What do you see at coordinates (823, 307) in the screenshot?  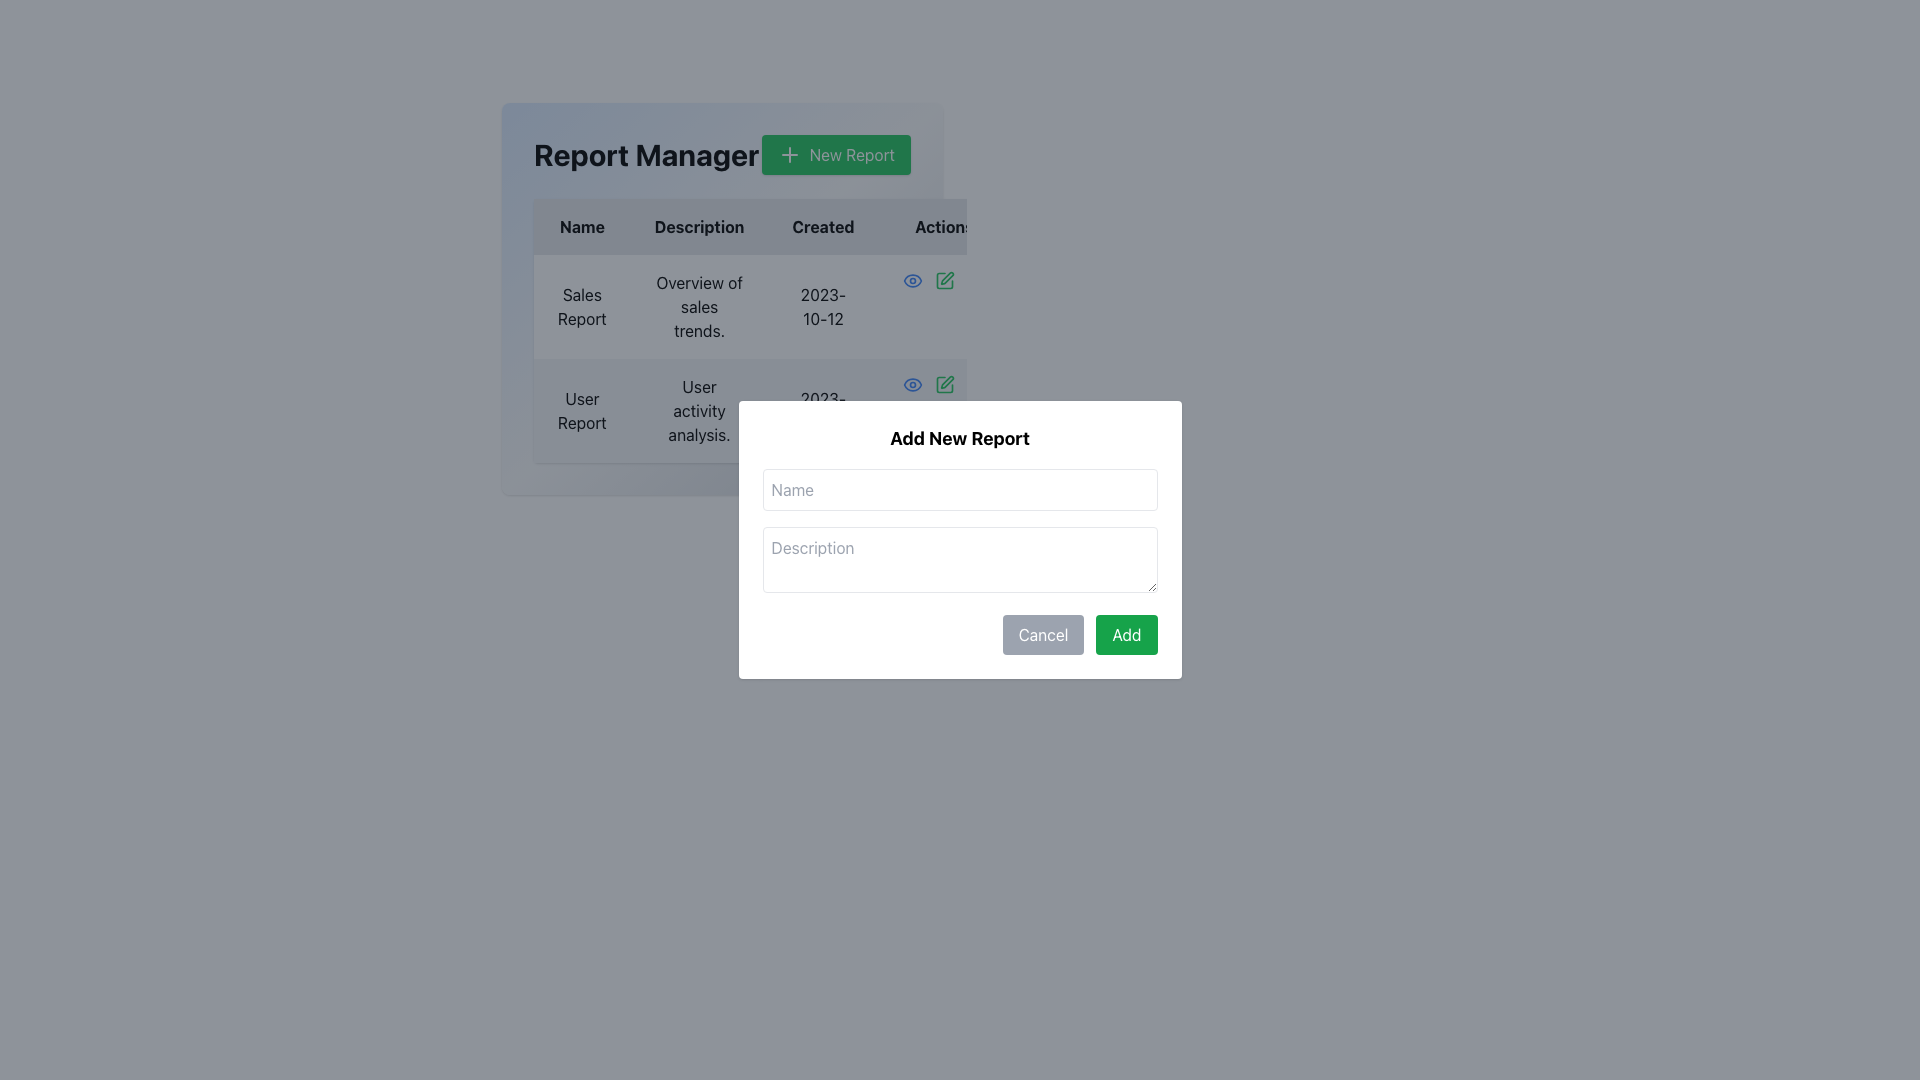 I see `the static text label that displays the creation date of the 'Sales Report' entry, located in the first row under the 'Created' column` at bounding box center [823, 307].